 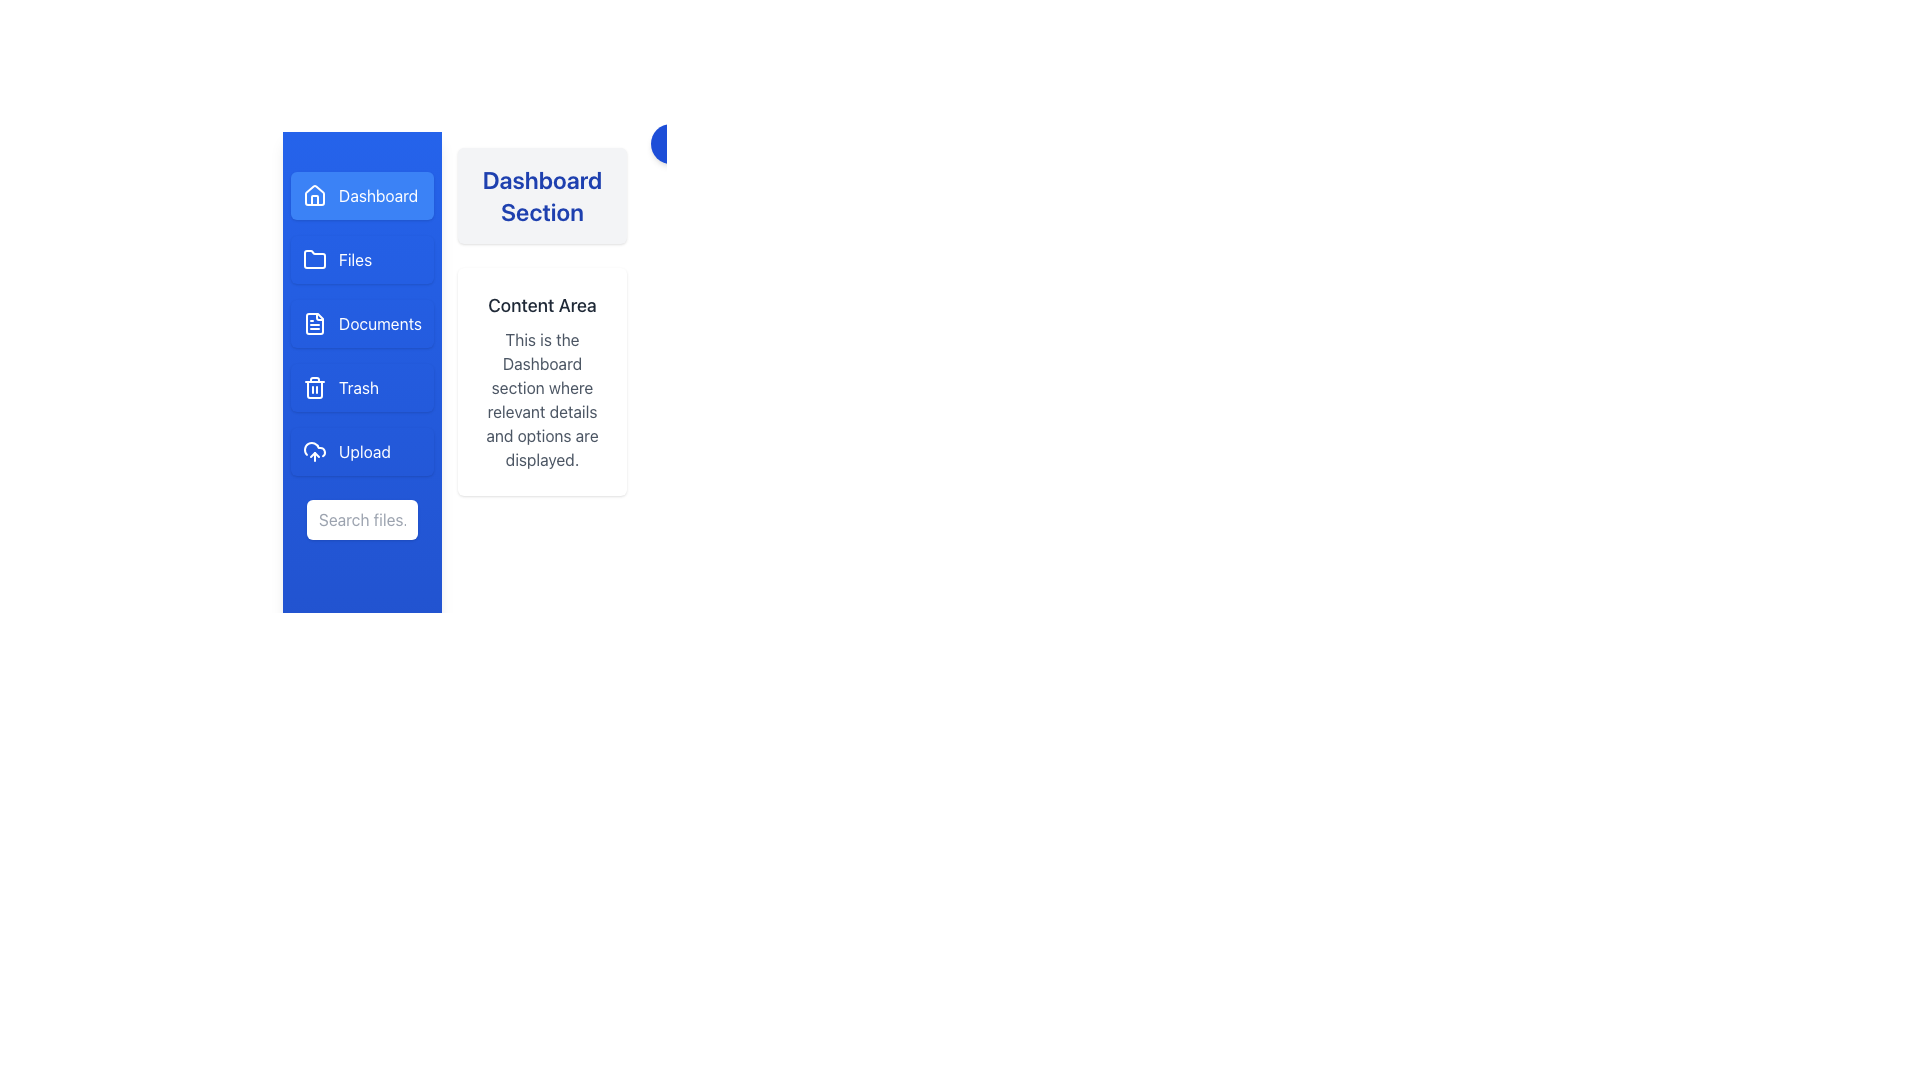 I want to click on the 'Trash' text label, which is displayed in white font on a blue background and is positioned in the vertical navigation pane between 'Documents' and 'Upload', so click(x=359, y=388).